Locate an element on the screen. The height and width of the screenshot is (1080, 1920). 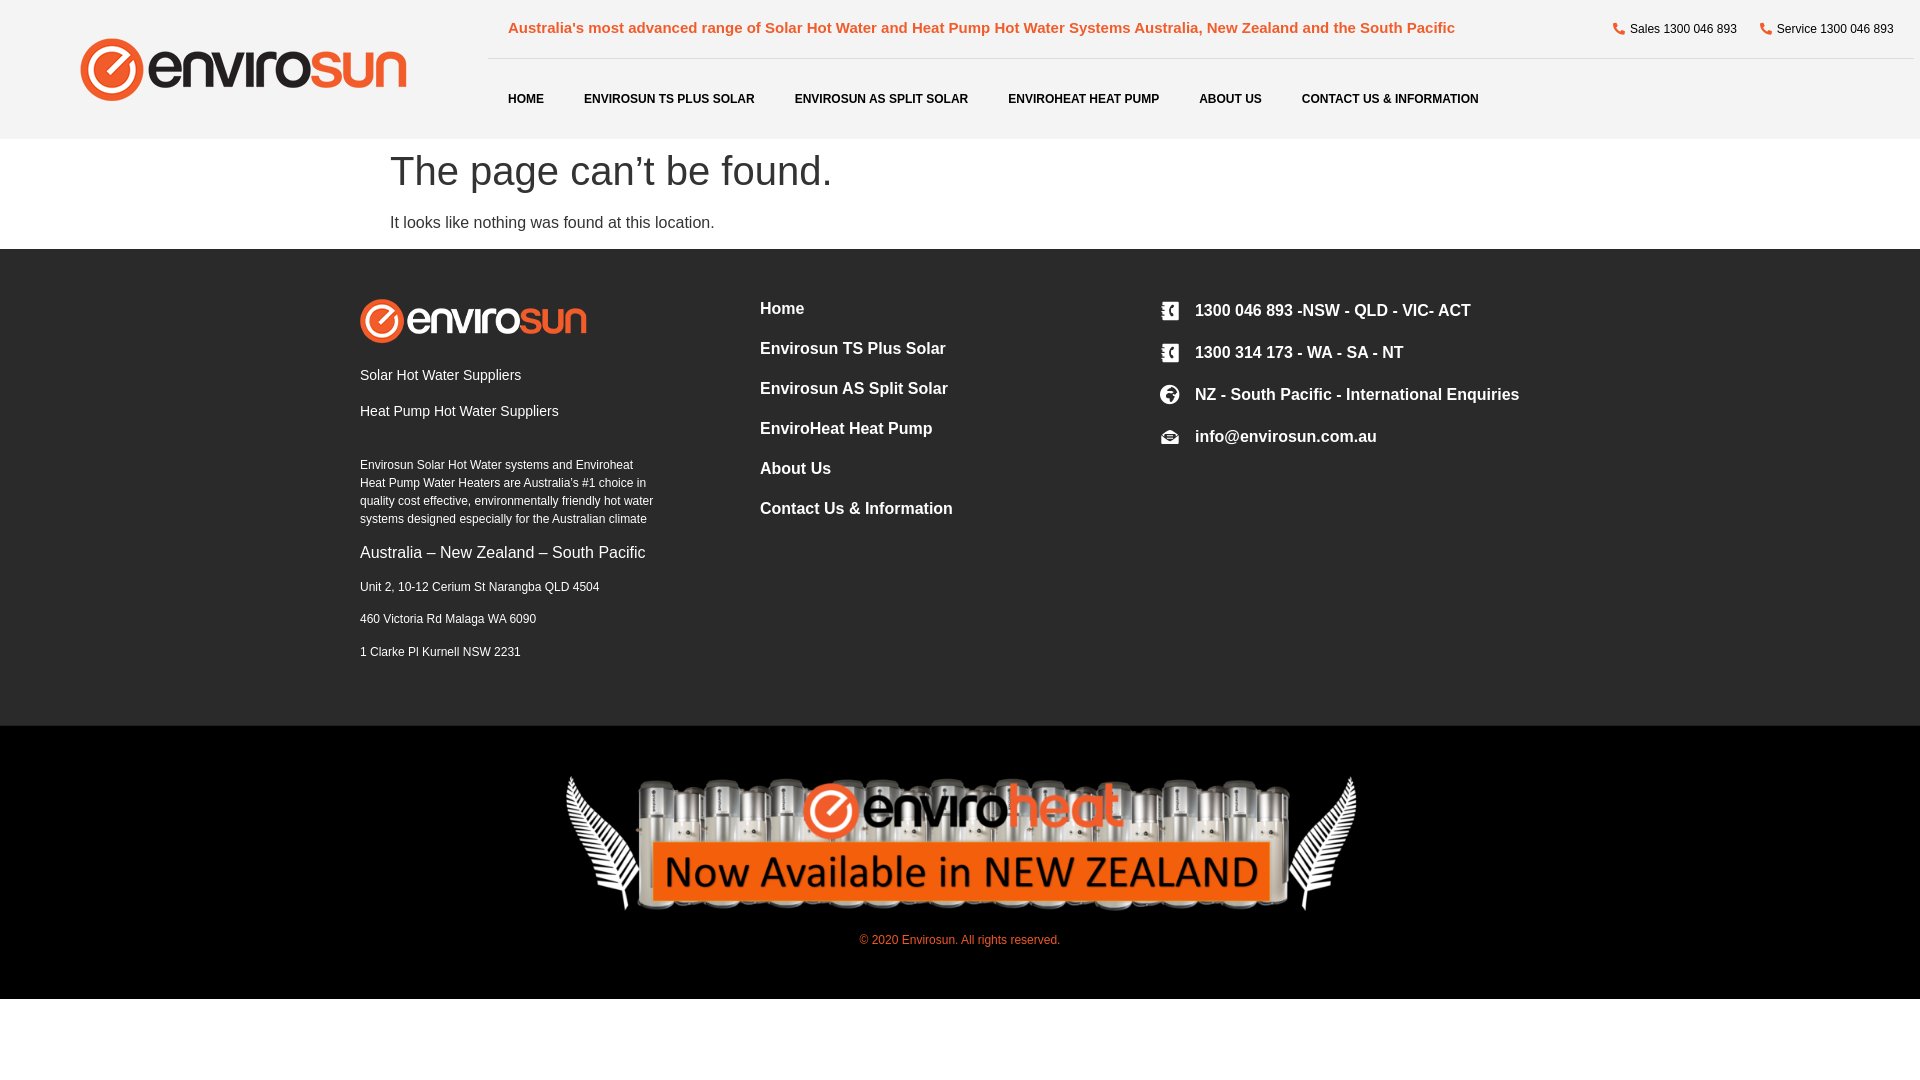
'ABOUT US' is located at coordinates (1229, 99).